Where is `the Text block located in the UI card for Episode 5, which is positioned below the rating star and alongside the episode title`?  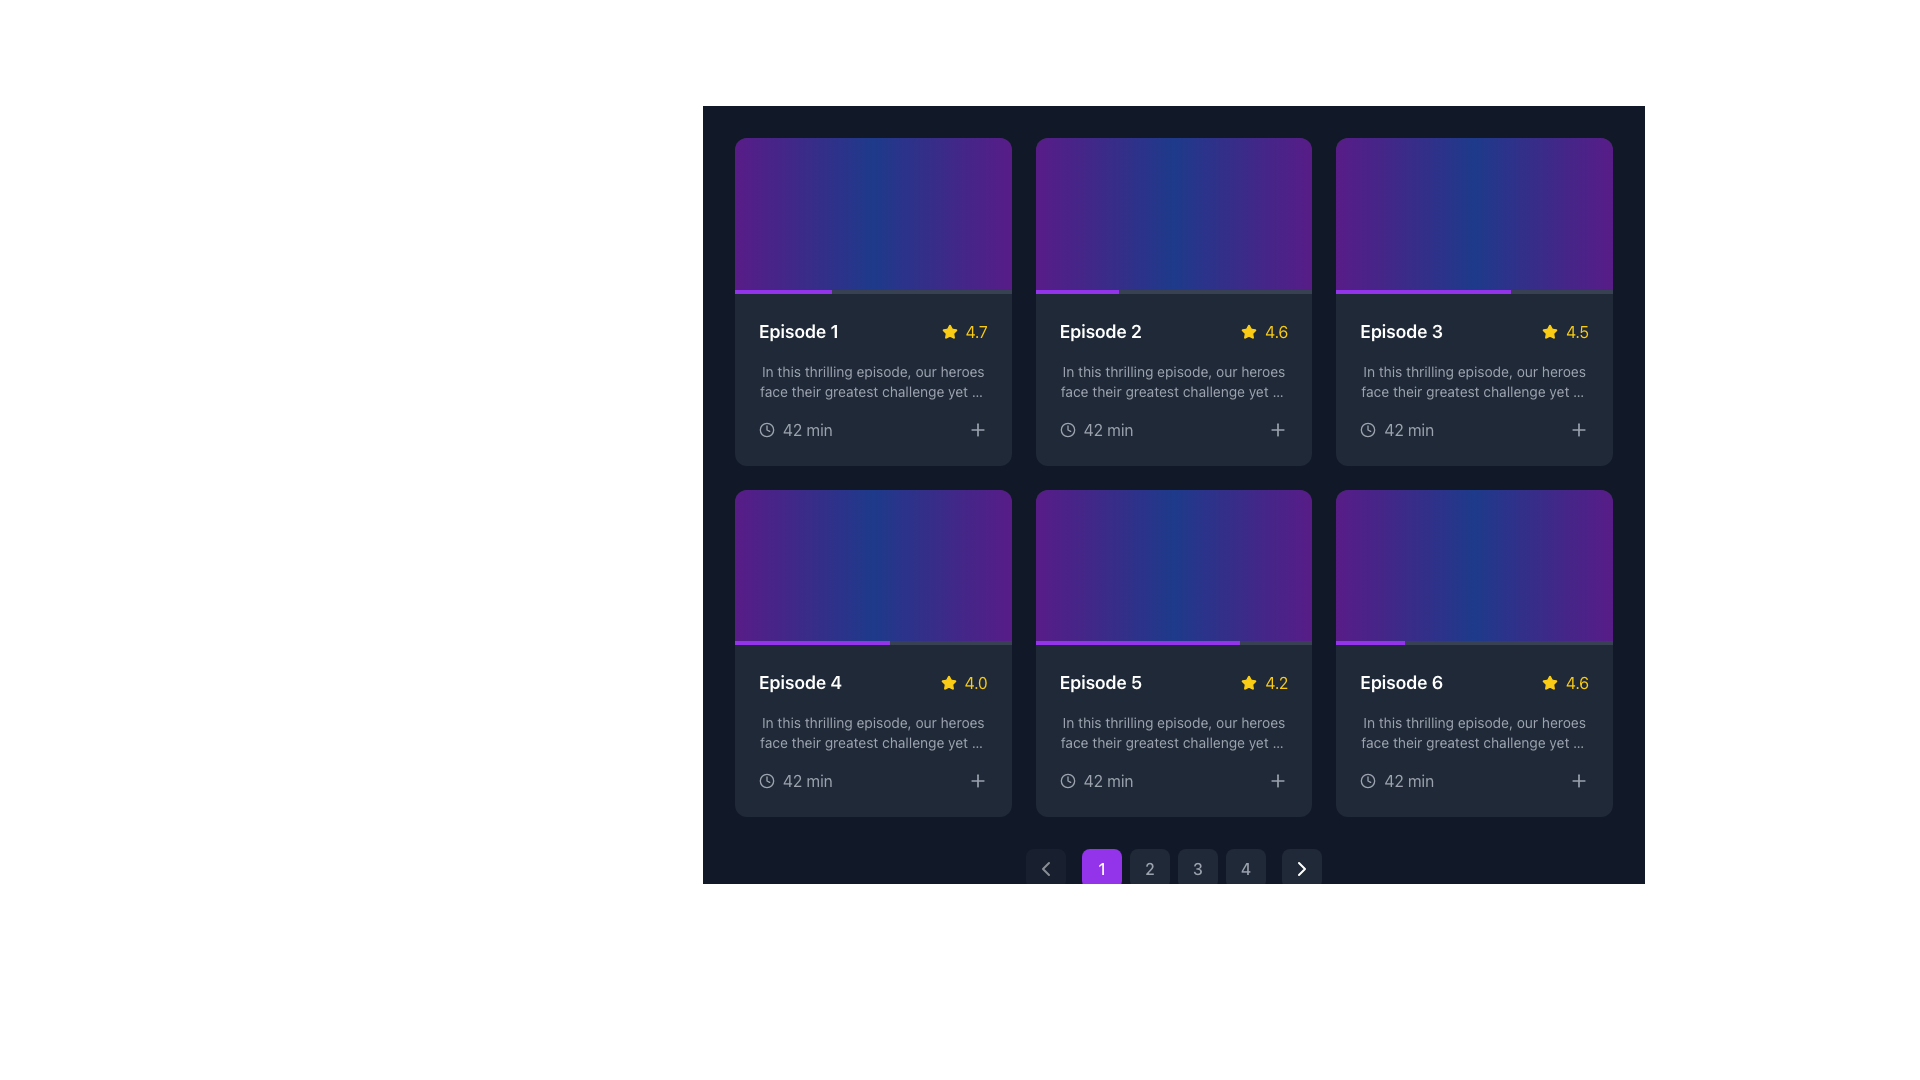 the Text block located in the UI card for Episode 5, which is positioned below the rating star and alongside the episode title is located at coordinates (1174, 733).